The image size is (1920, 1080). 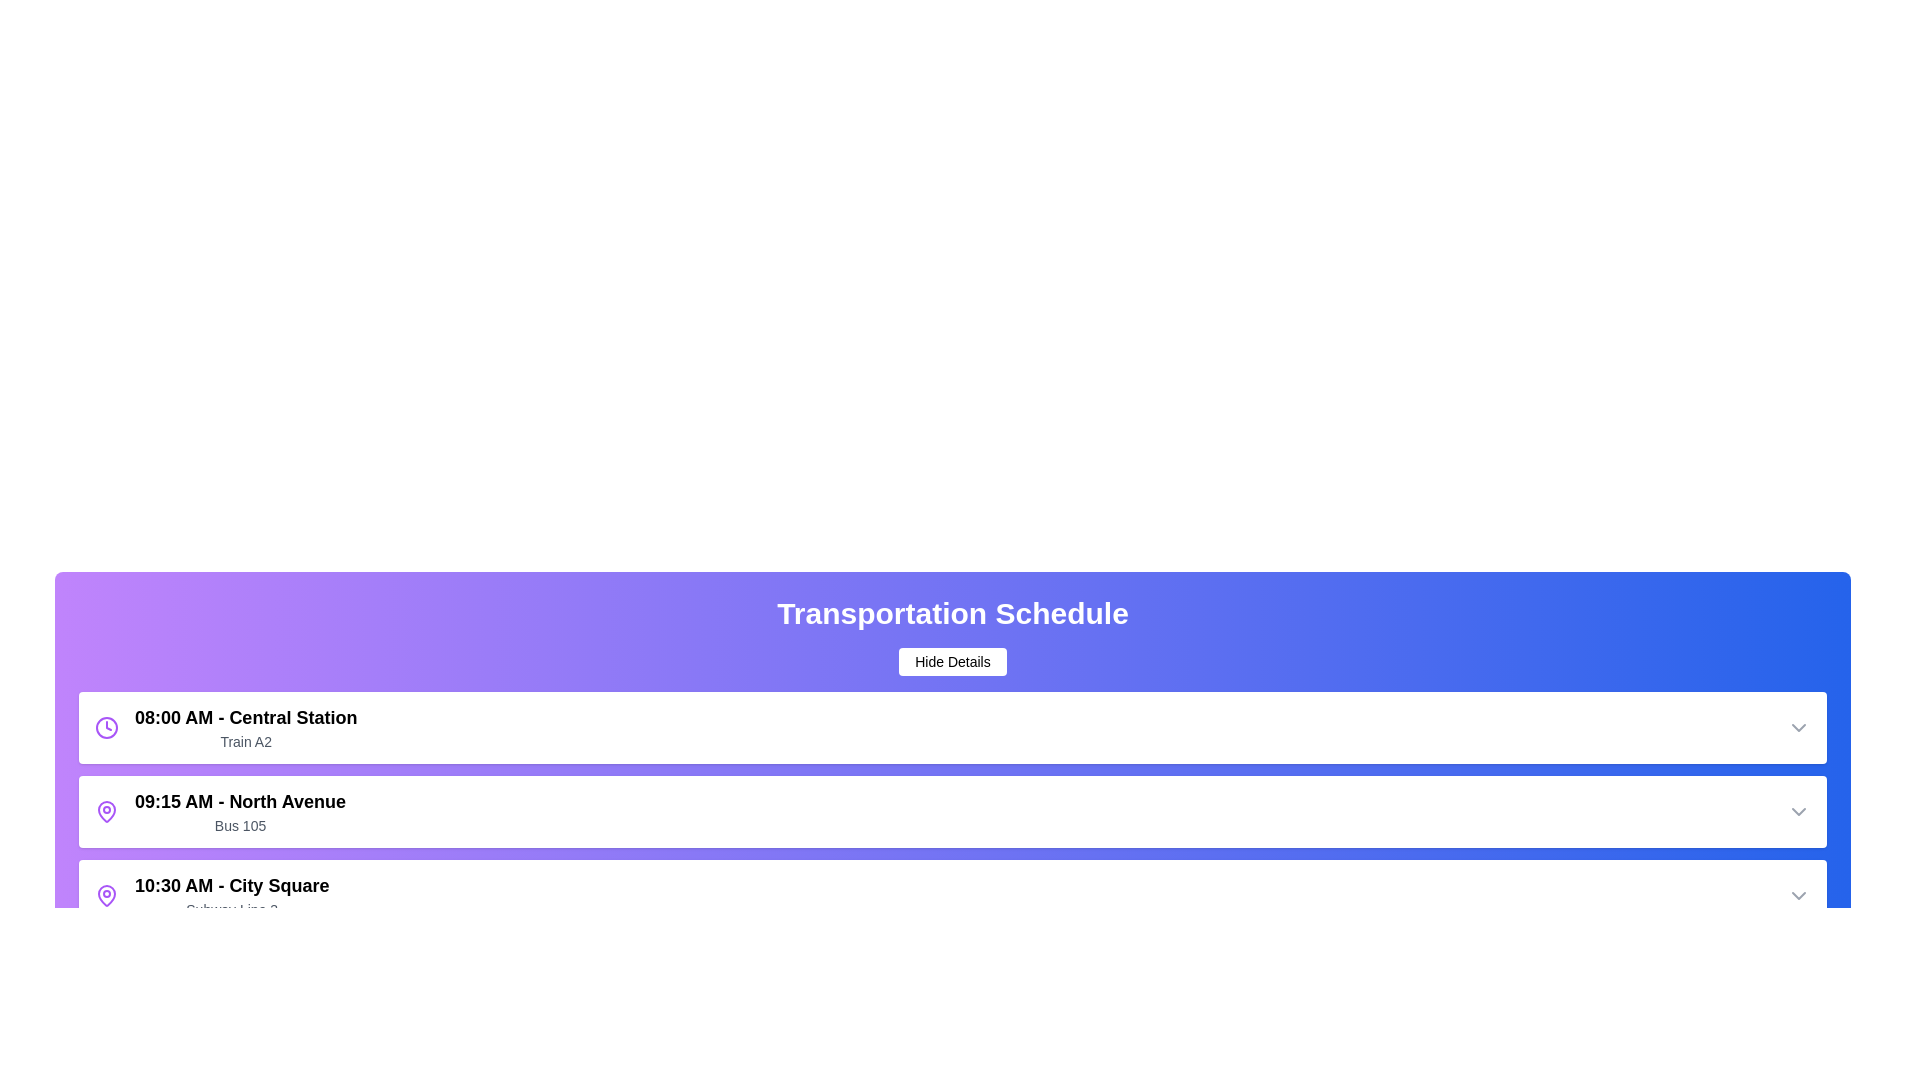 I want to click on the dropdown arrow of the schedule item corresponding to 10:30 AM - City Square, so click(x=1799, y=894).